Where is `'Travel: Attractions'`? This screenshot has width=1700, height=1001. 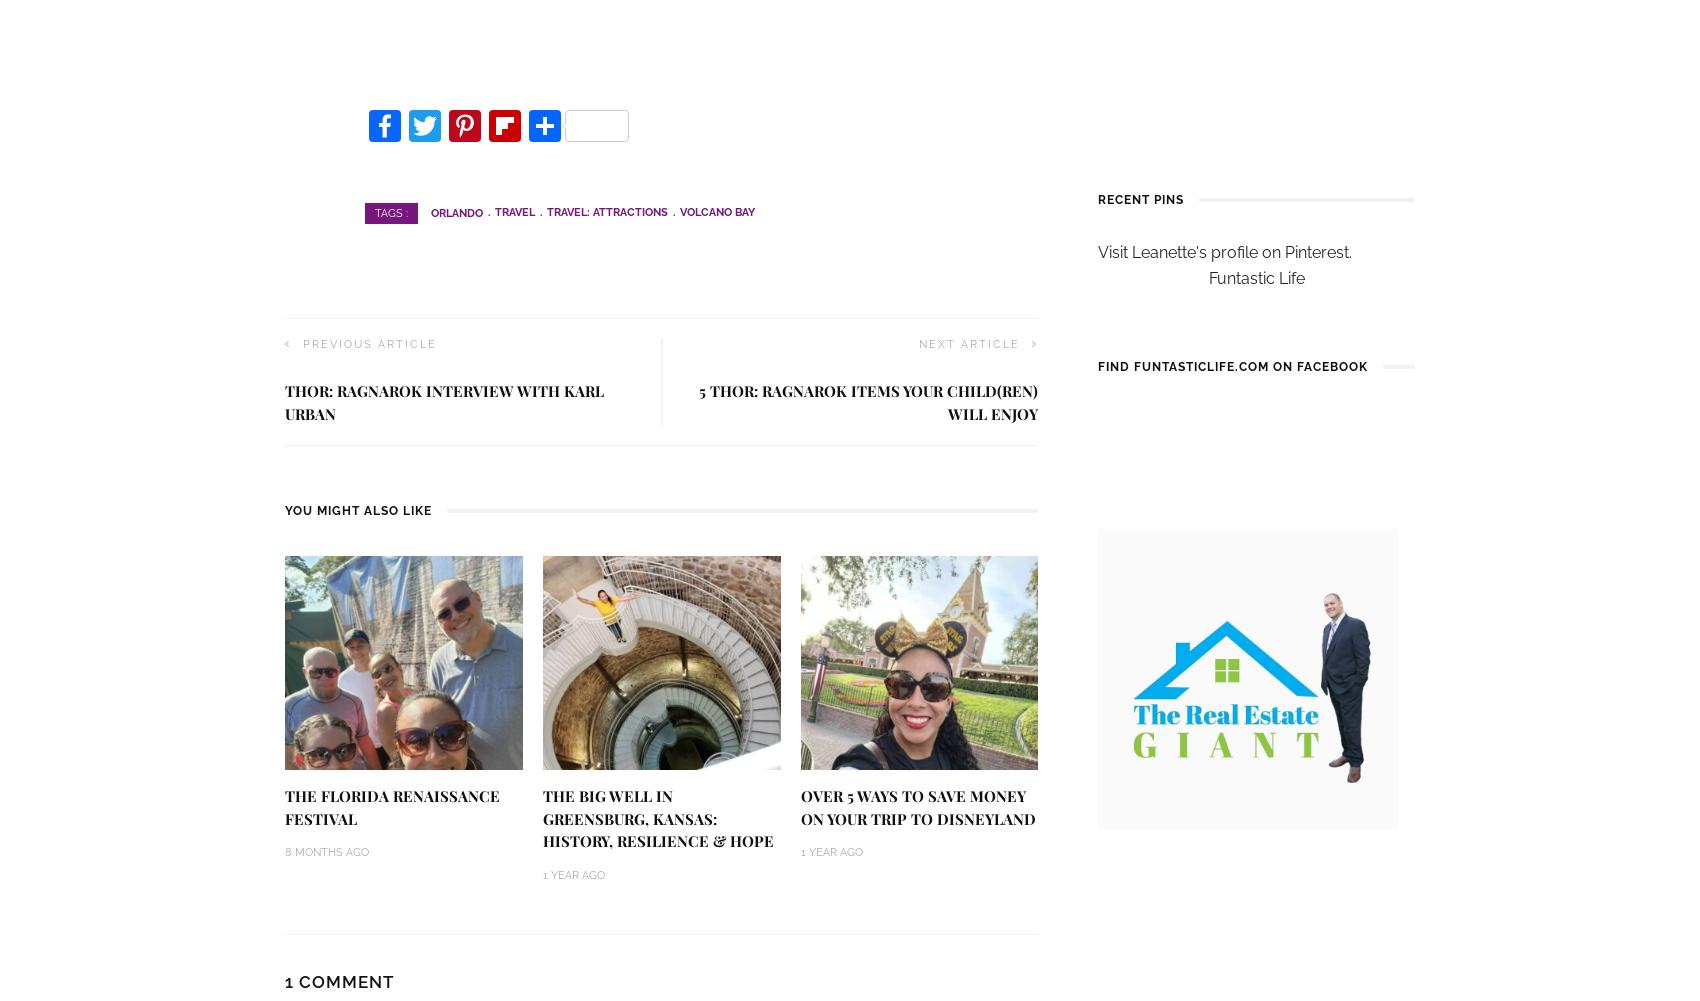 'Travel: Attractions' is located at coordinates (546, 212).